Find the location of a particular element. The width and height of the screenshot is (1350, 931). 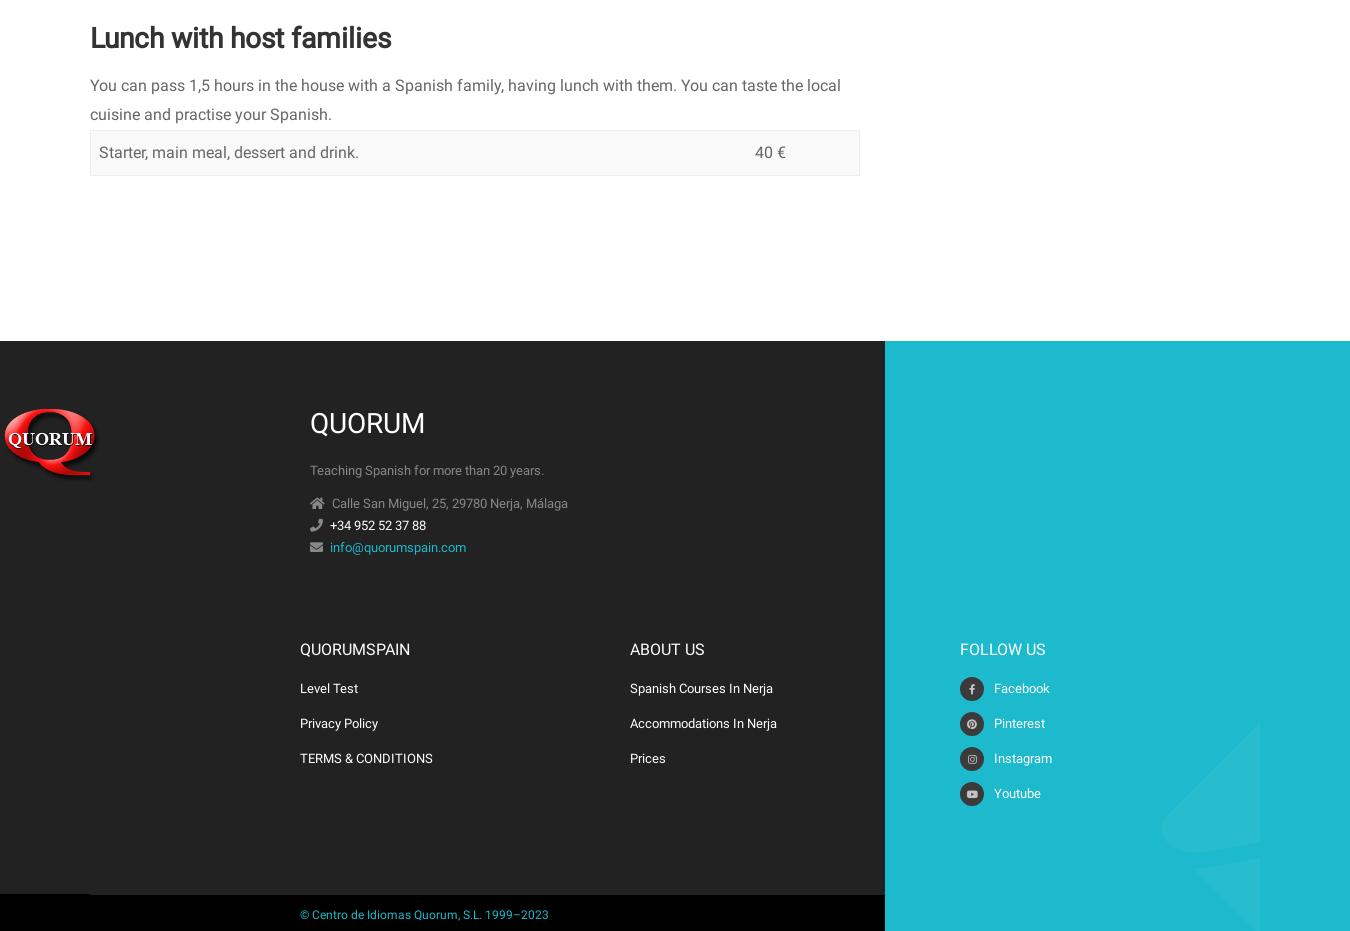

'Starter, main meal, dessert and drink.' is located at coordinates (227, 150).